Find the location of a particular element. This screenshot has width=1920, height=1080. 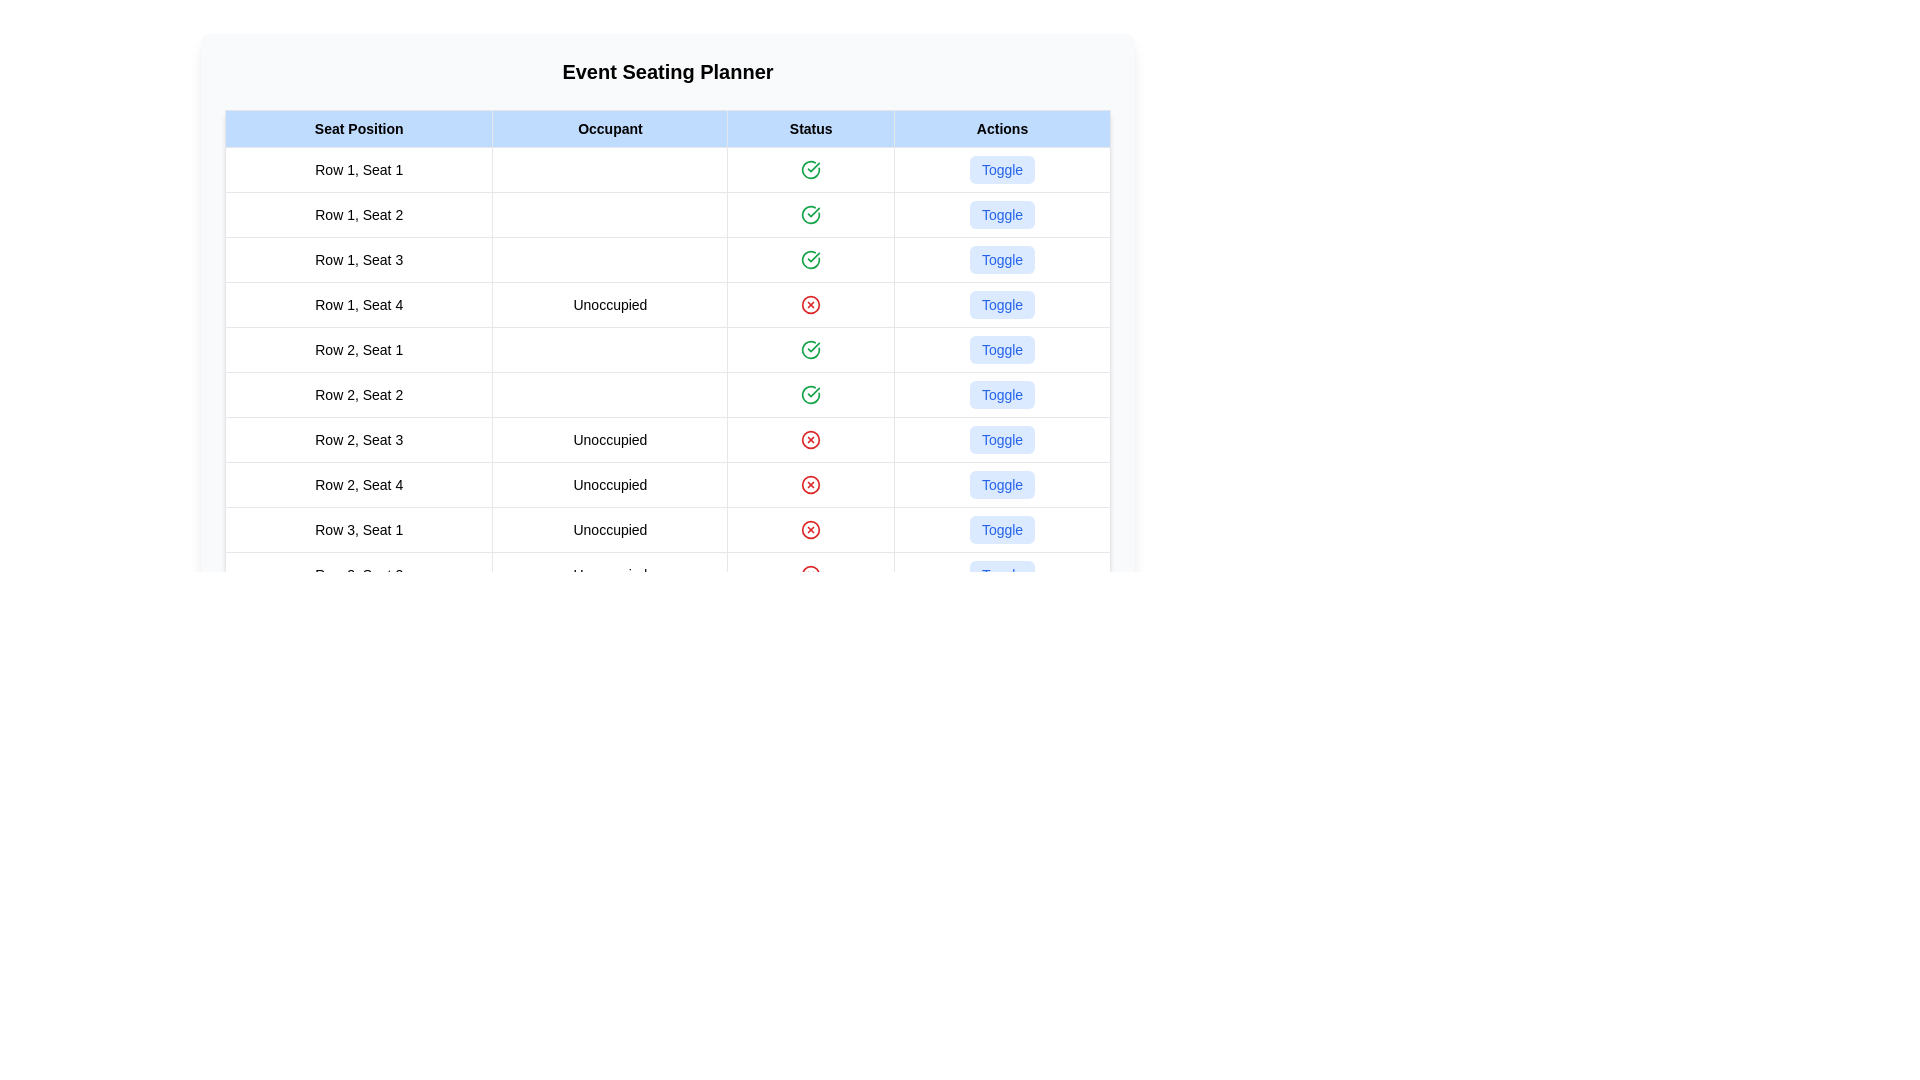

the green circular icon with a checkmark inside, located in the third cell of the 'Status' column for 'Row 2, Seat 1' is located at coordinates (811, 349).